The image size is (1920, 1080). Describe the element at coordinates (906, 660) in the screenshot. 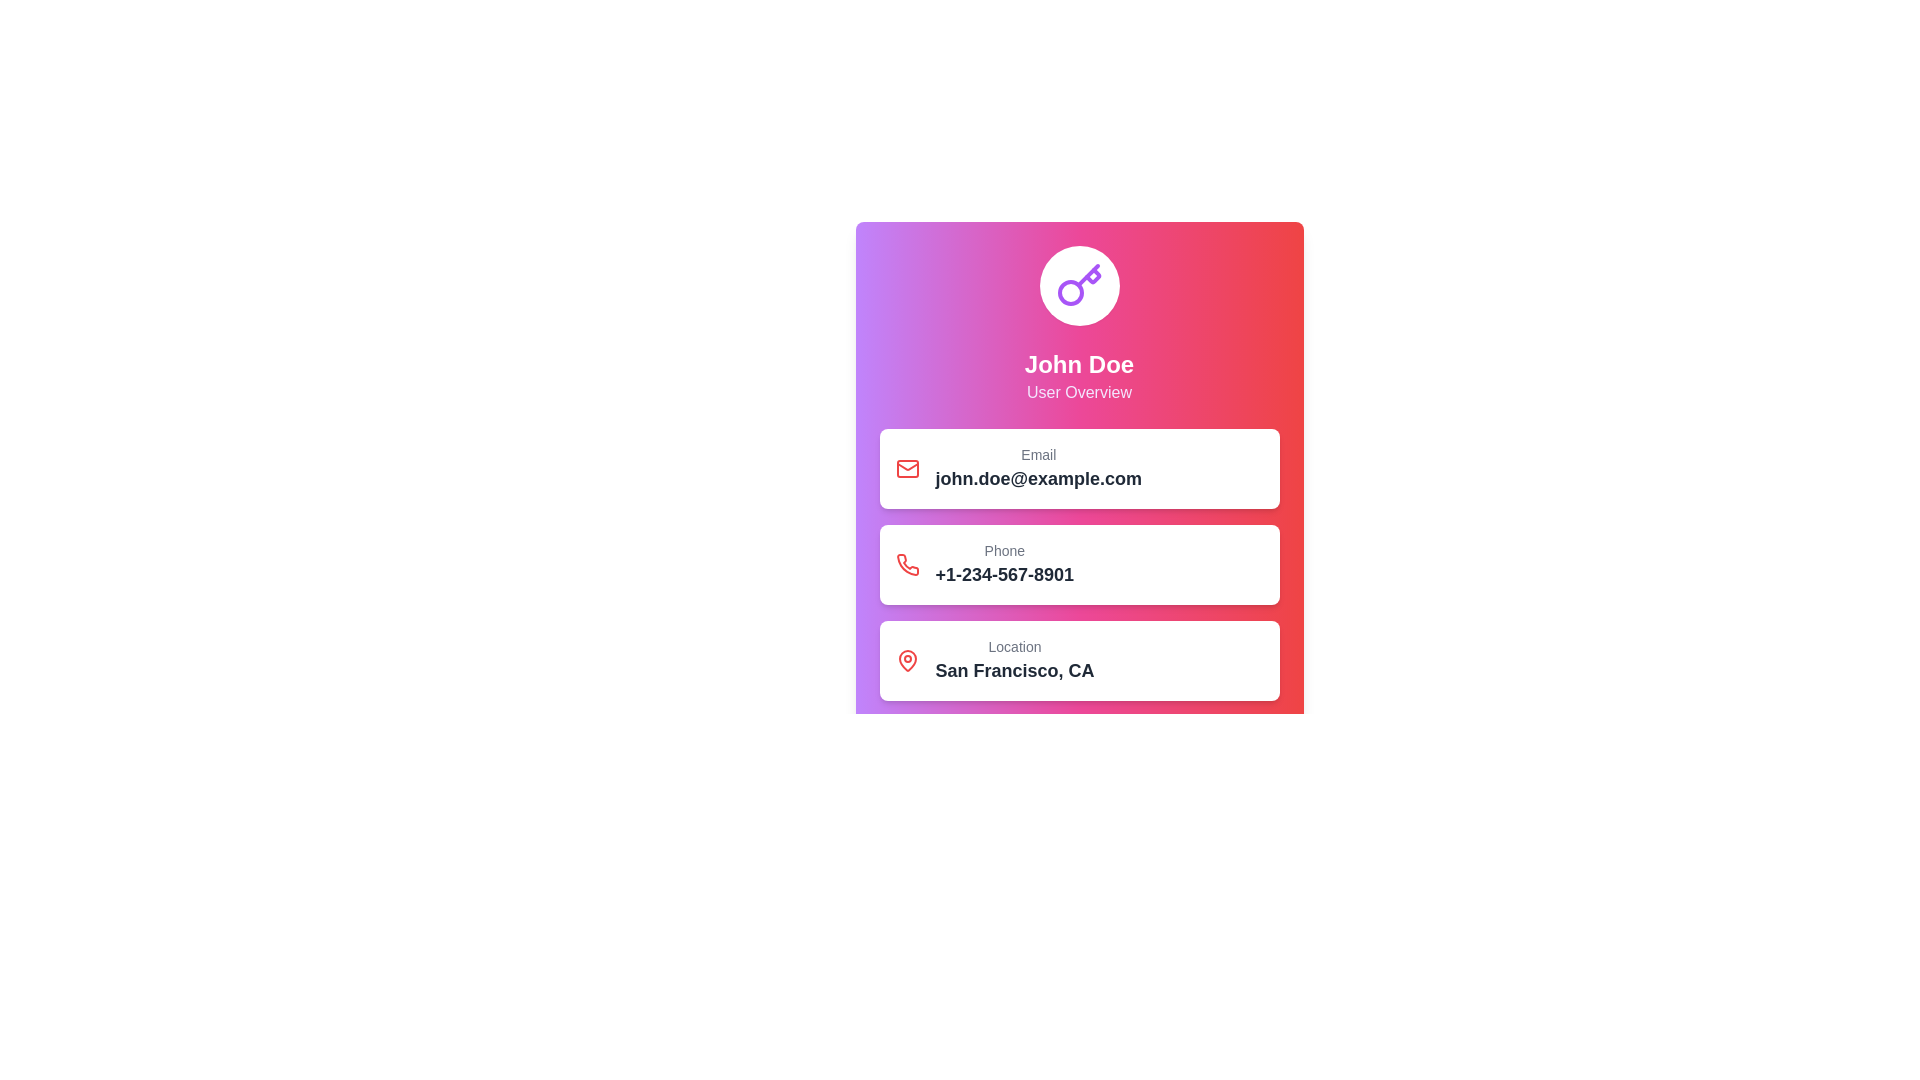

I see `the map pin icon that signifies the geographical location 'San Francisco, CA', located in the 'Location' section below 'Email' and 'Phone'` at that location.